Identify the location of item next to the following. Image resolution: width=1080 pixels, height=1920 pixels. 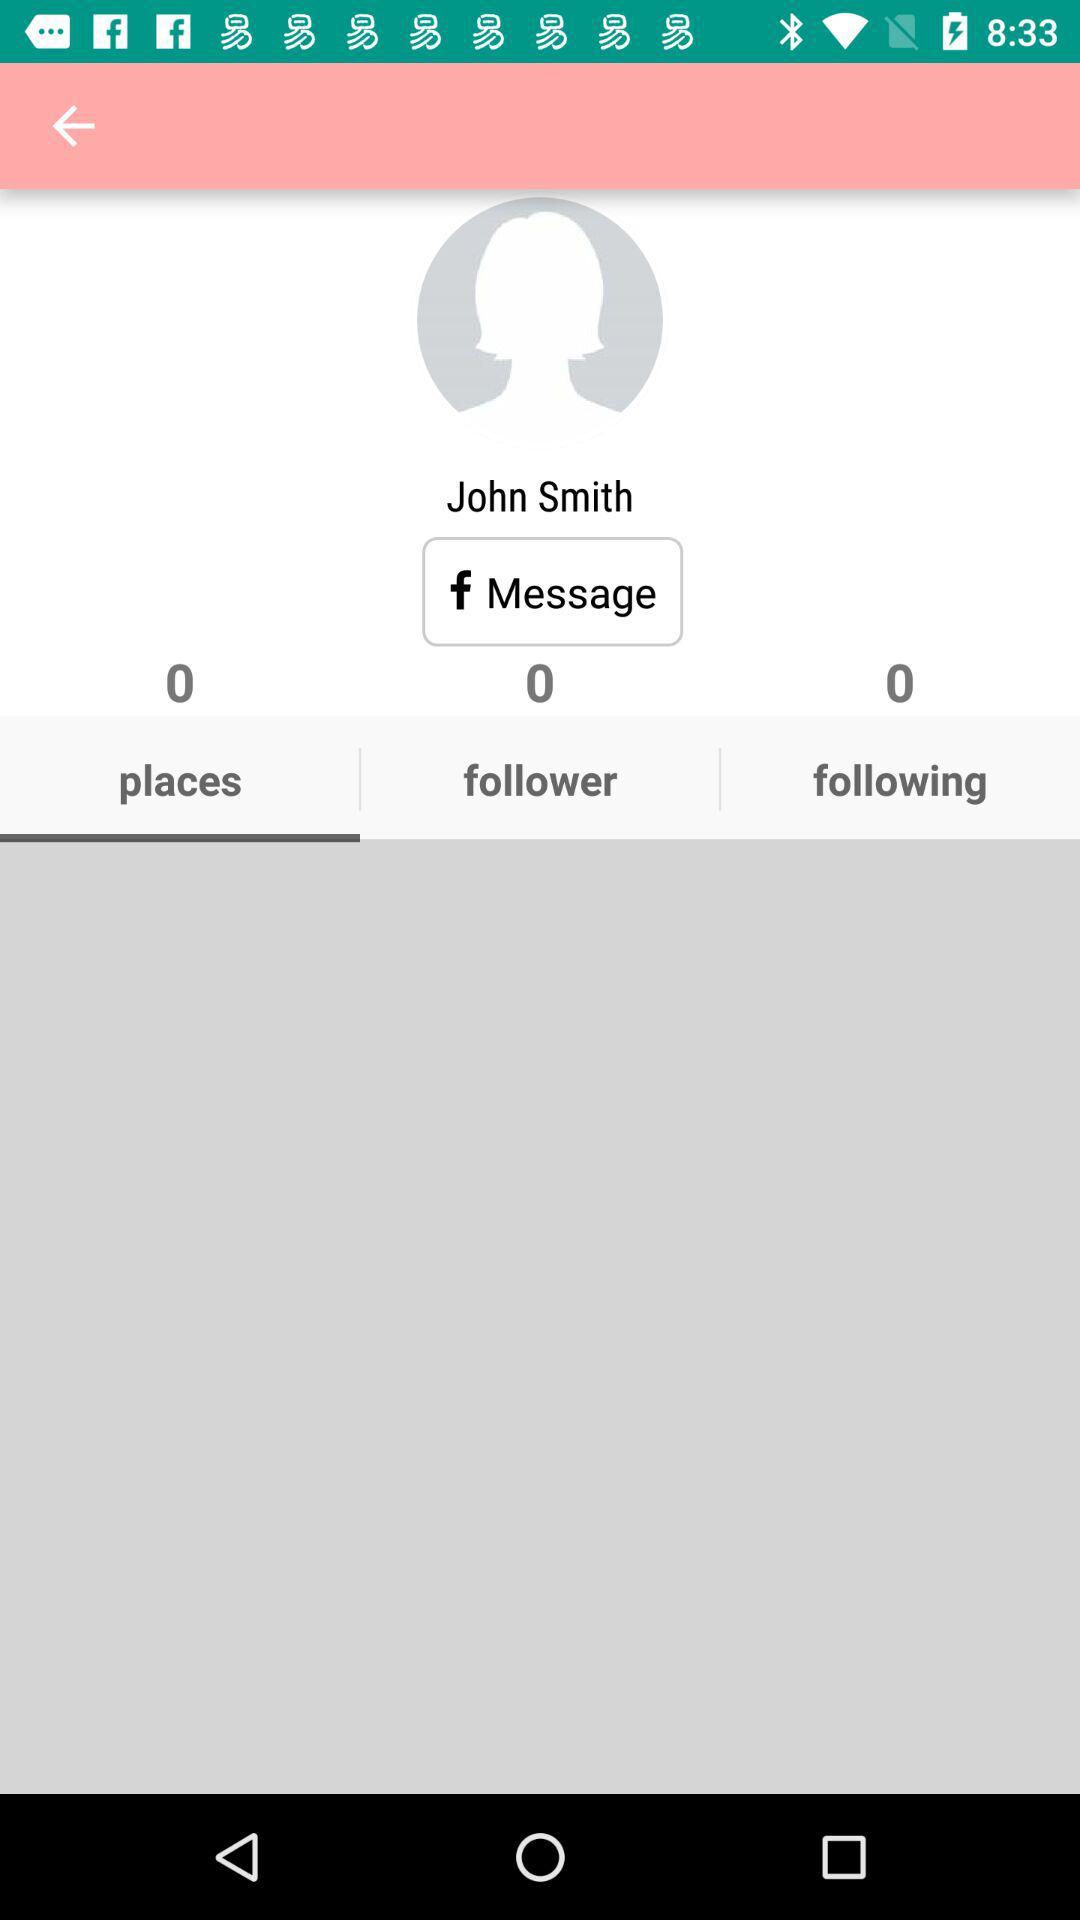
(540, 778).